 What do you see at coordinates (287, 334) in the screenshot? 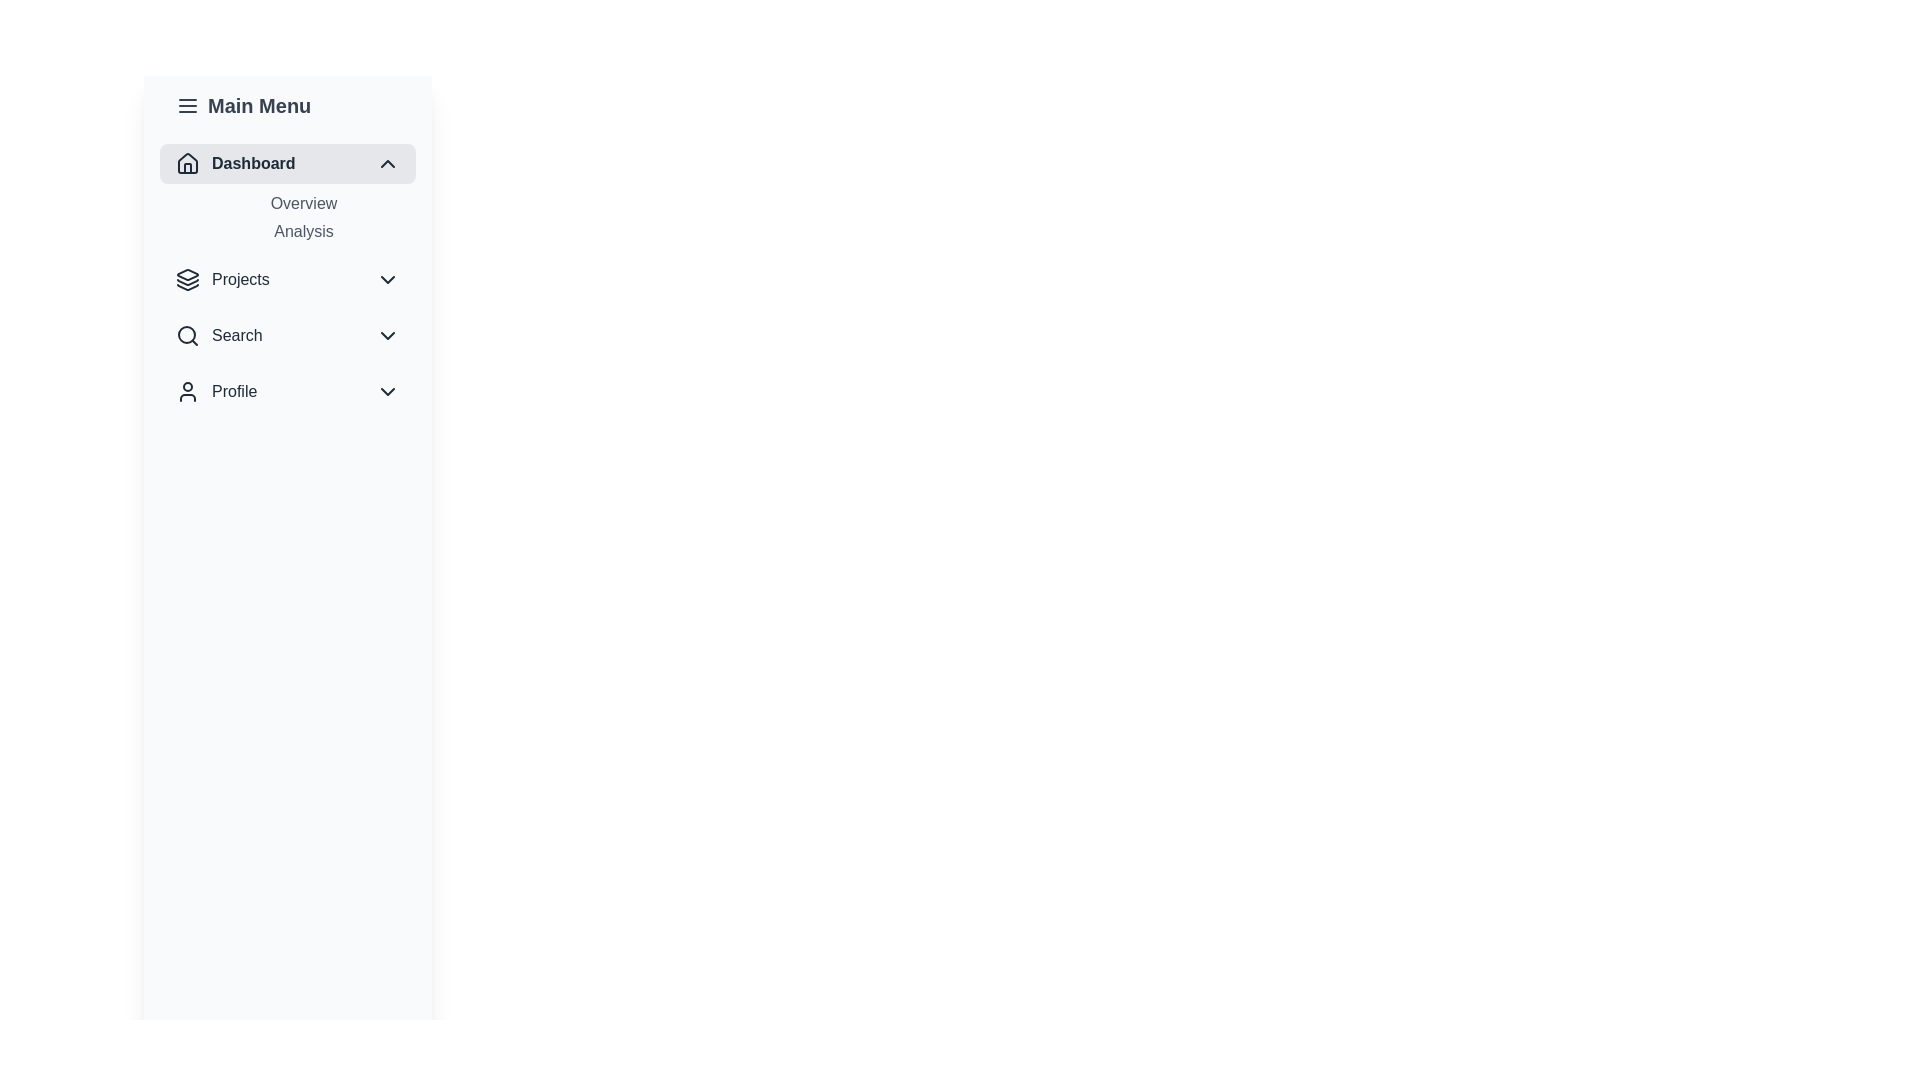
I see `the fourth menu item in the vertical navigation menu on the left side of the interface` at bounding box center [287, 334].